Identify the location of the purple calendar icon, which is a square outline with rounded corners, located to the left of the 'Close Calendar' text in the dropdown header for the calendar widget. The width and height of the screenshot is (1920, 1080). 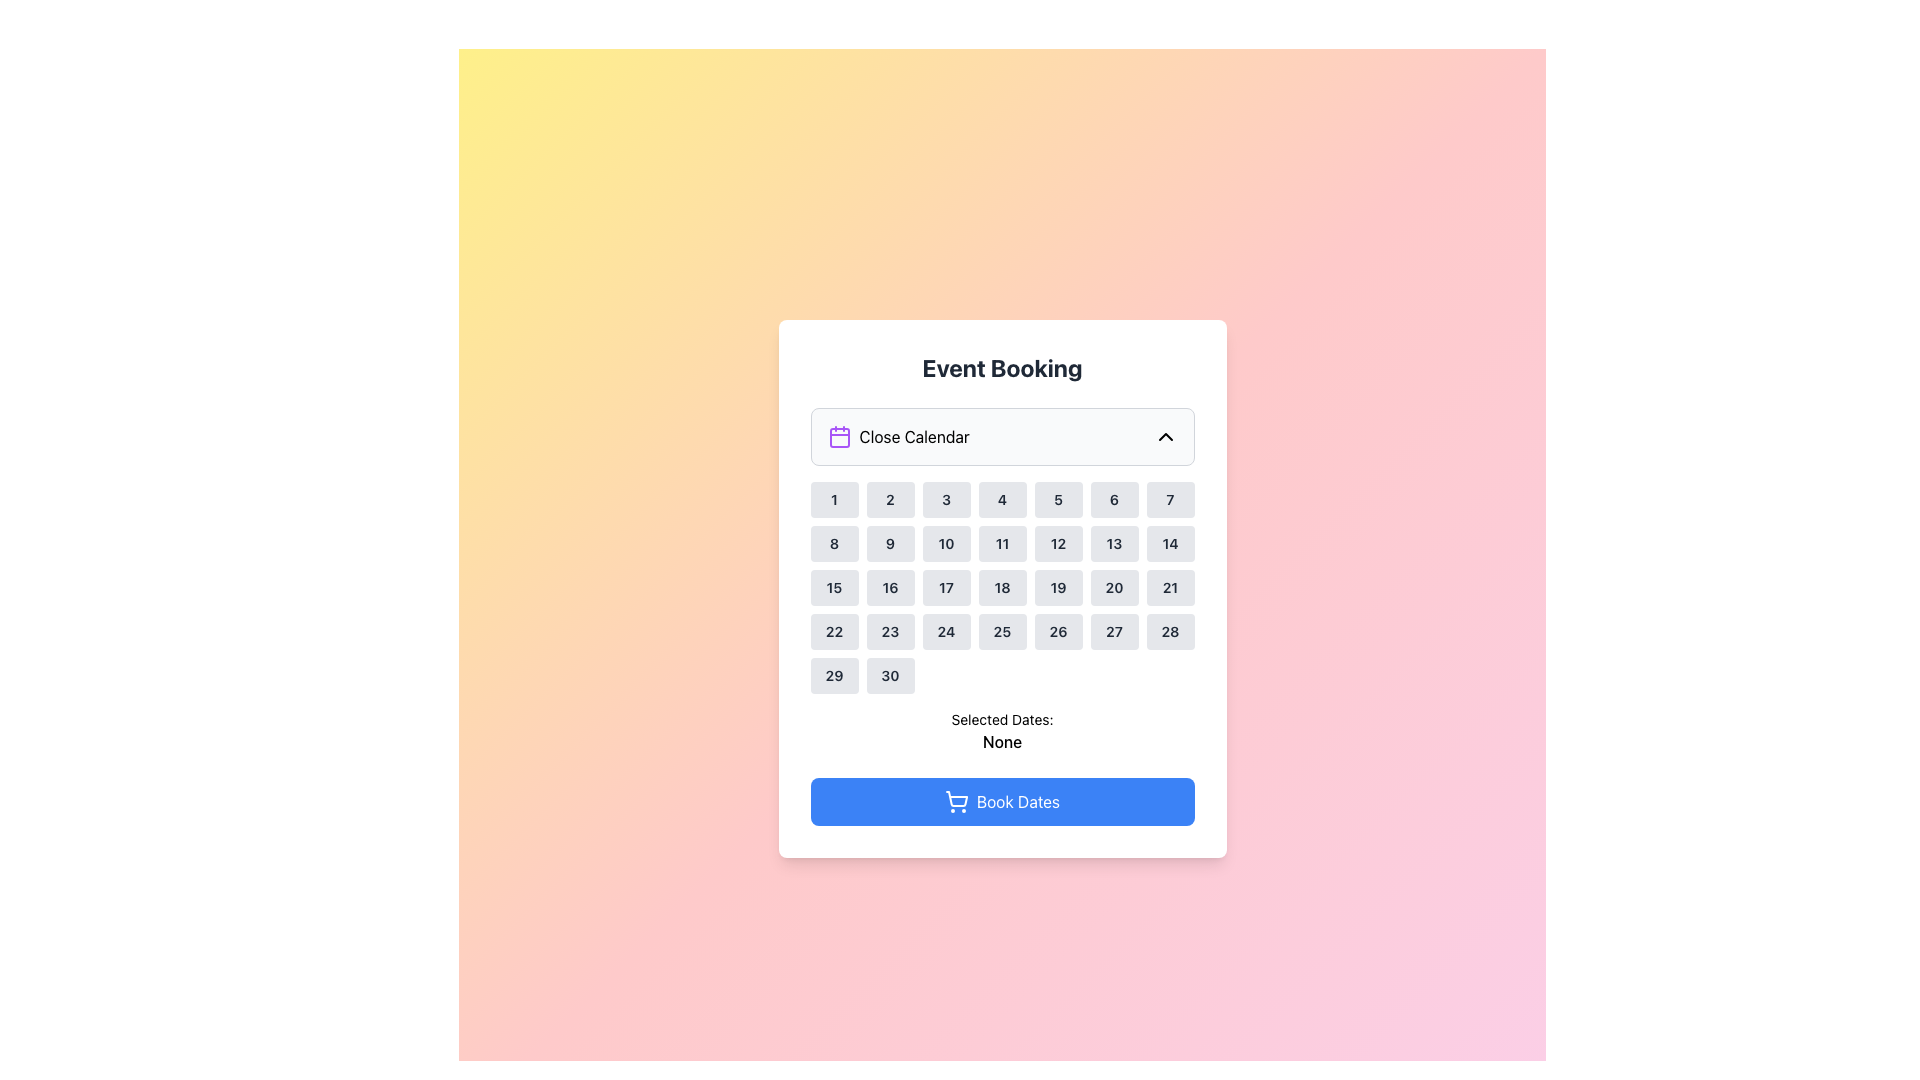
(839, 435).